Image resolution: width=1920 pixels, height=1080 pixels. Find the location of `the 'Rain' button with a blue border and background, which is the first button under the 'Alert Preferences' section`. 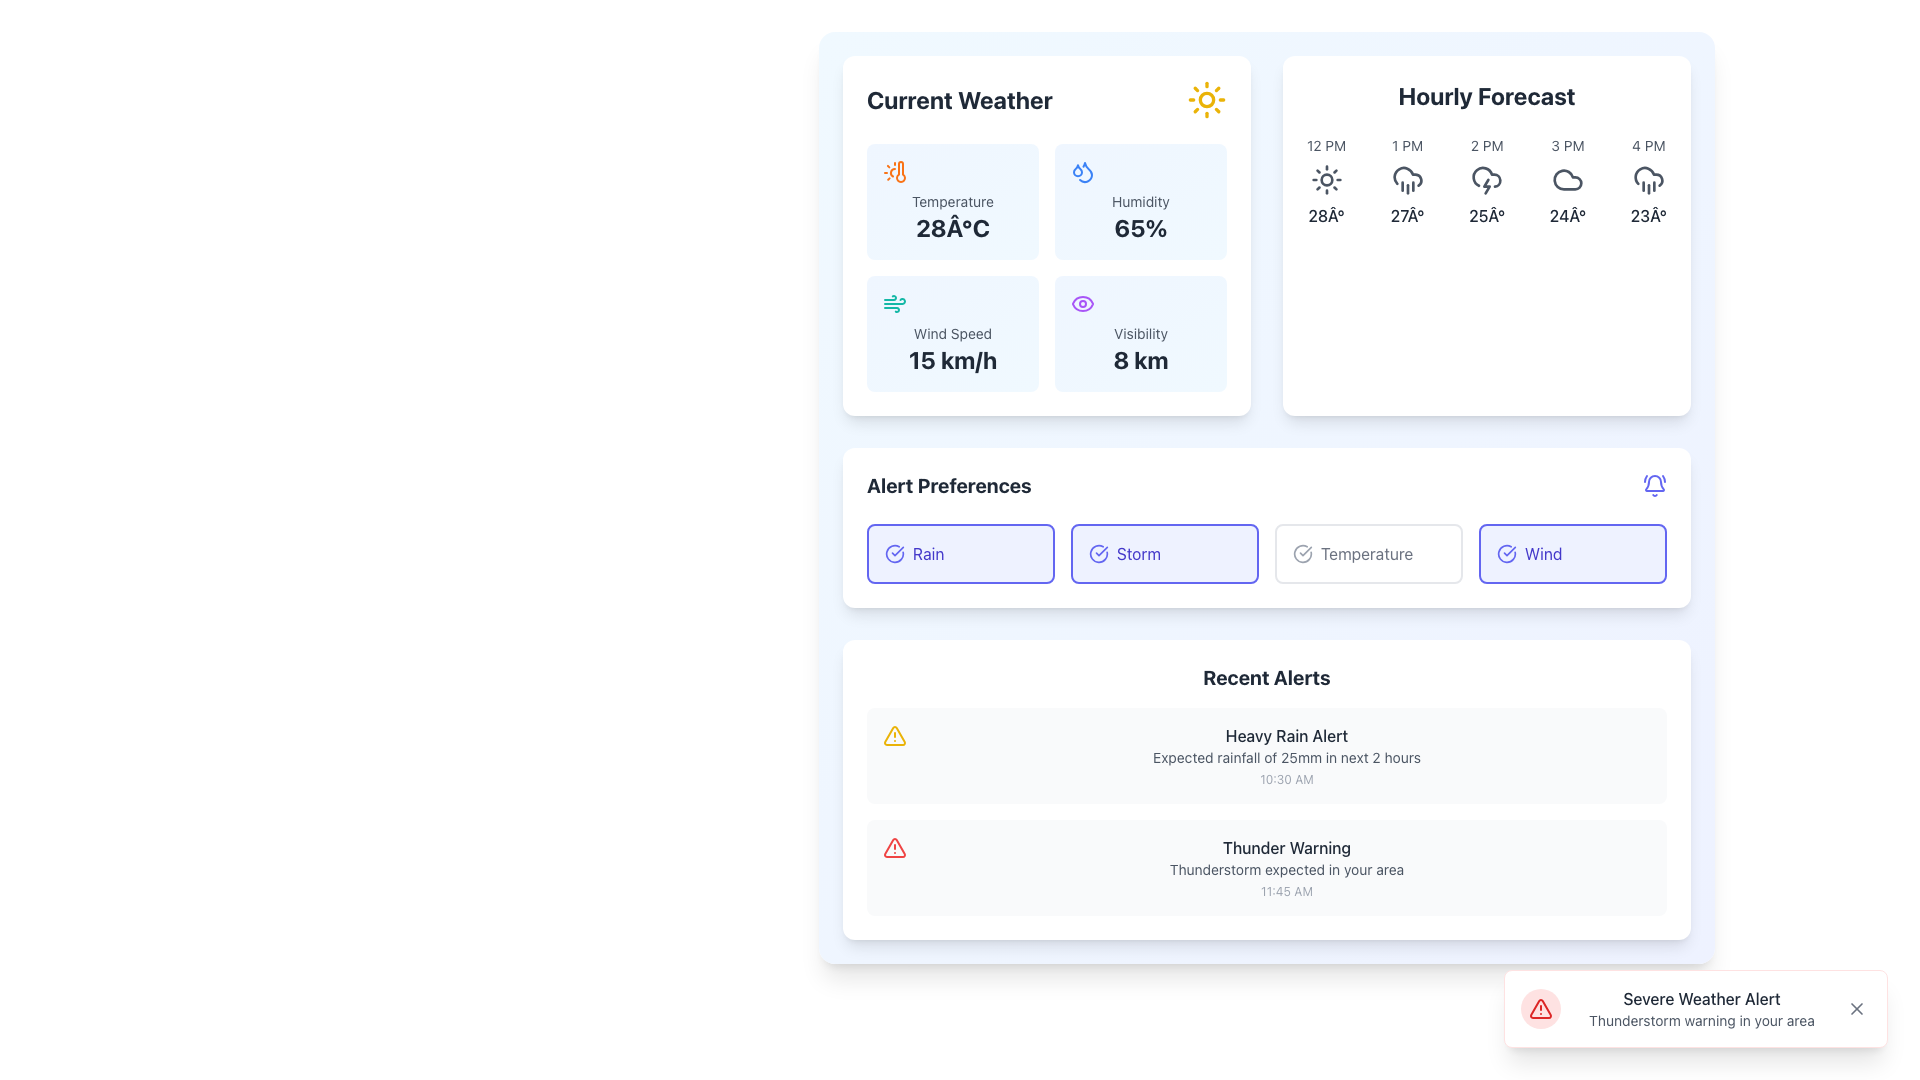

the 'Rain' button with a blue border and background, which is the first button under the 'Alert Preferences' section is located at coordinates (960, 554).